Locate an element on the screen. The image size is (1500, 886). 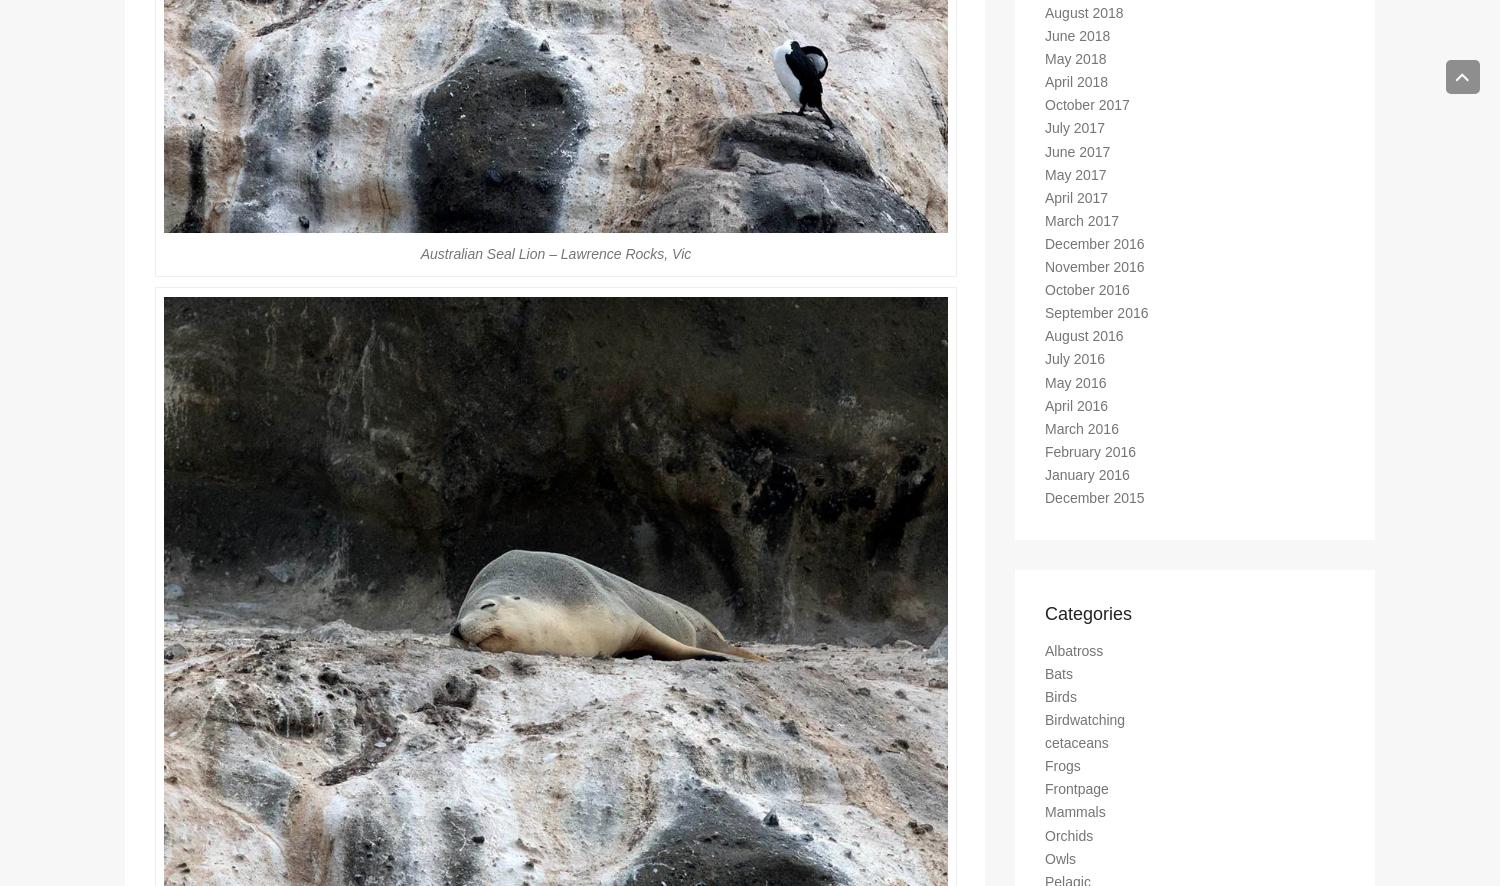
'Australian Seal Lion – Lawrence Rocks, Vic' is located at coordinates (555, 260).